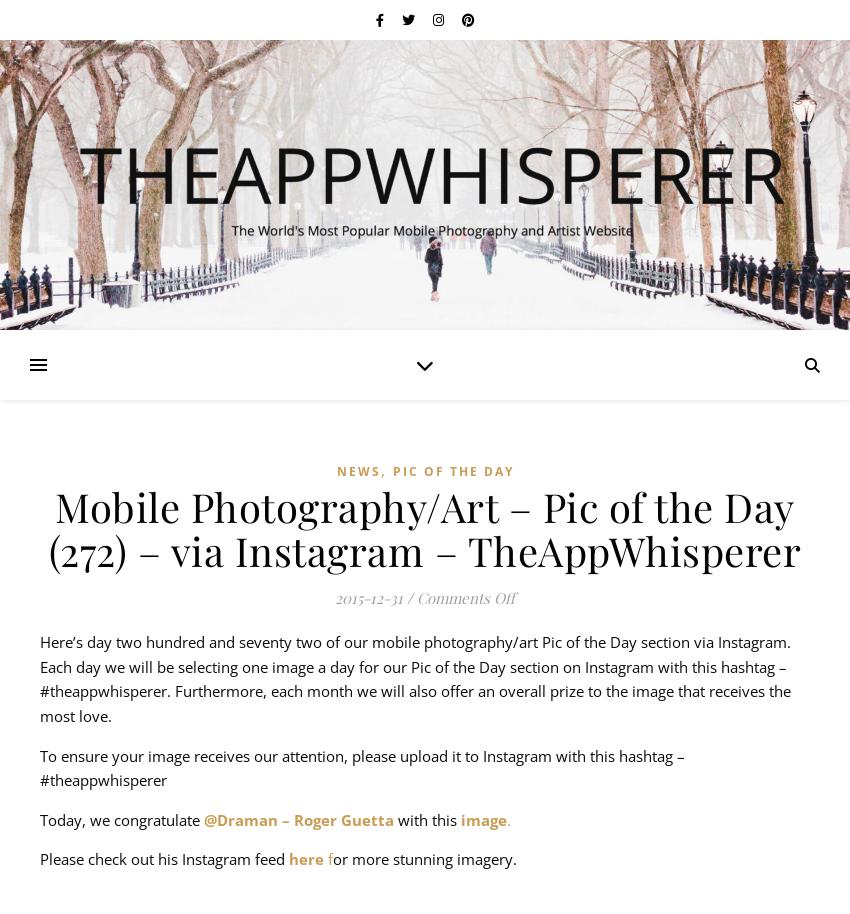 The height and width of the screenshot is (914, 850). Describe the element at coordinates (119, 818) in the screenshot. I see `'Today, we congratulate'` at that location.